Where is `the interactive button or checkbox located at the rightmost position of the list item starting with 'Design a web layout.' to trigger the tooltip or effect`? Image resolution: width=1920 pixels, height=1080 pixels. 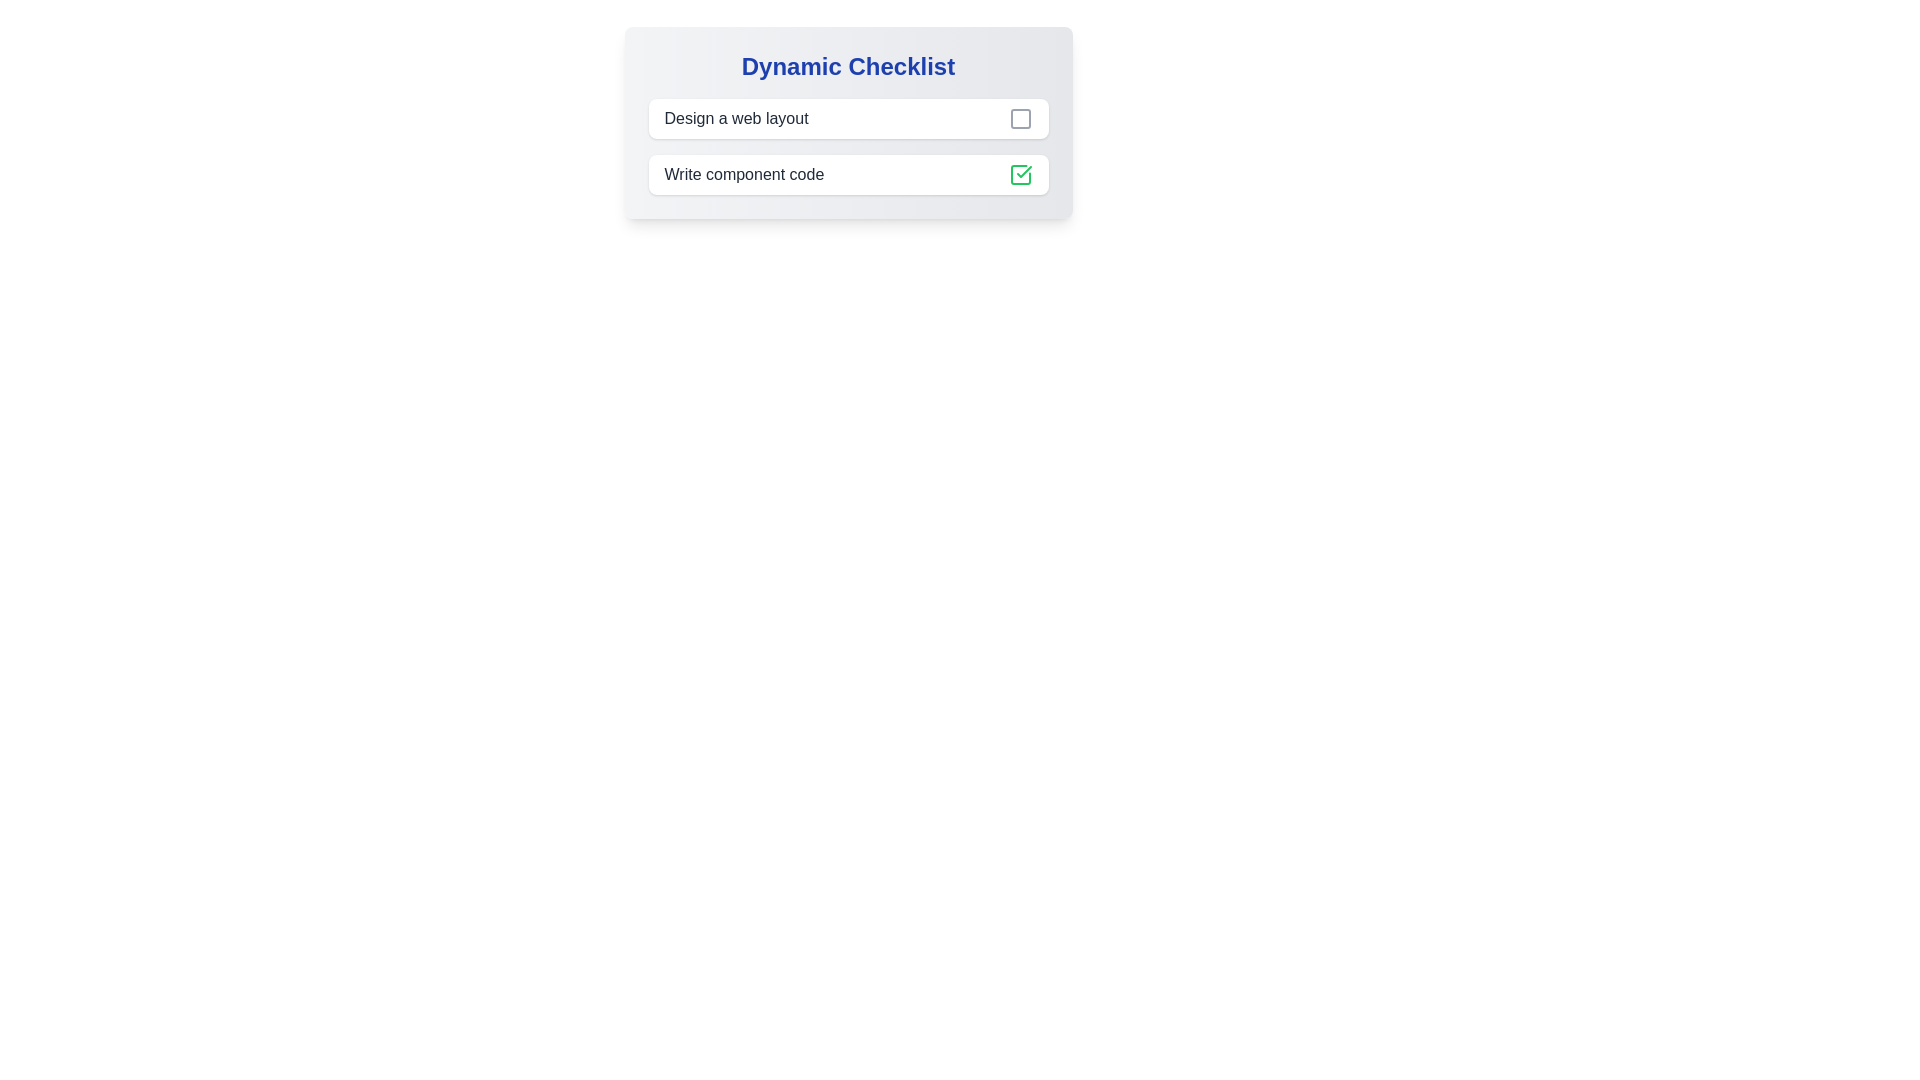
the interactive button or checkbox located at the rightmost position of the list item starting with 'Design a web layout.' to trigger the tooltip or effect is located at coordinates (1020, 119).